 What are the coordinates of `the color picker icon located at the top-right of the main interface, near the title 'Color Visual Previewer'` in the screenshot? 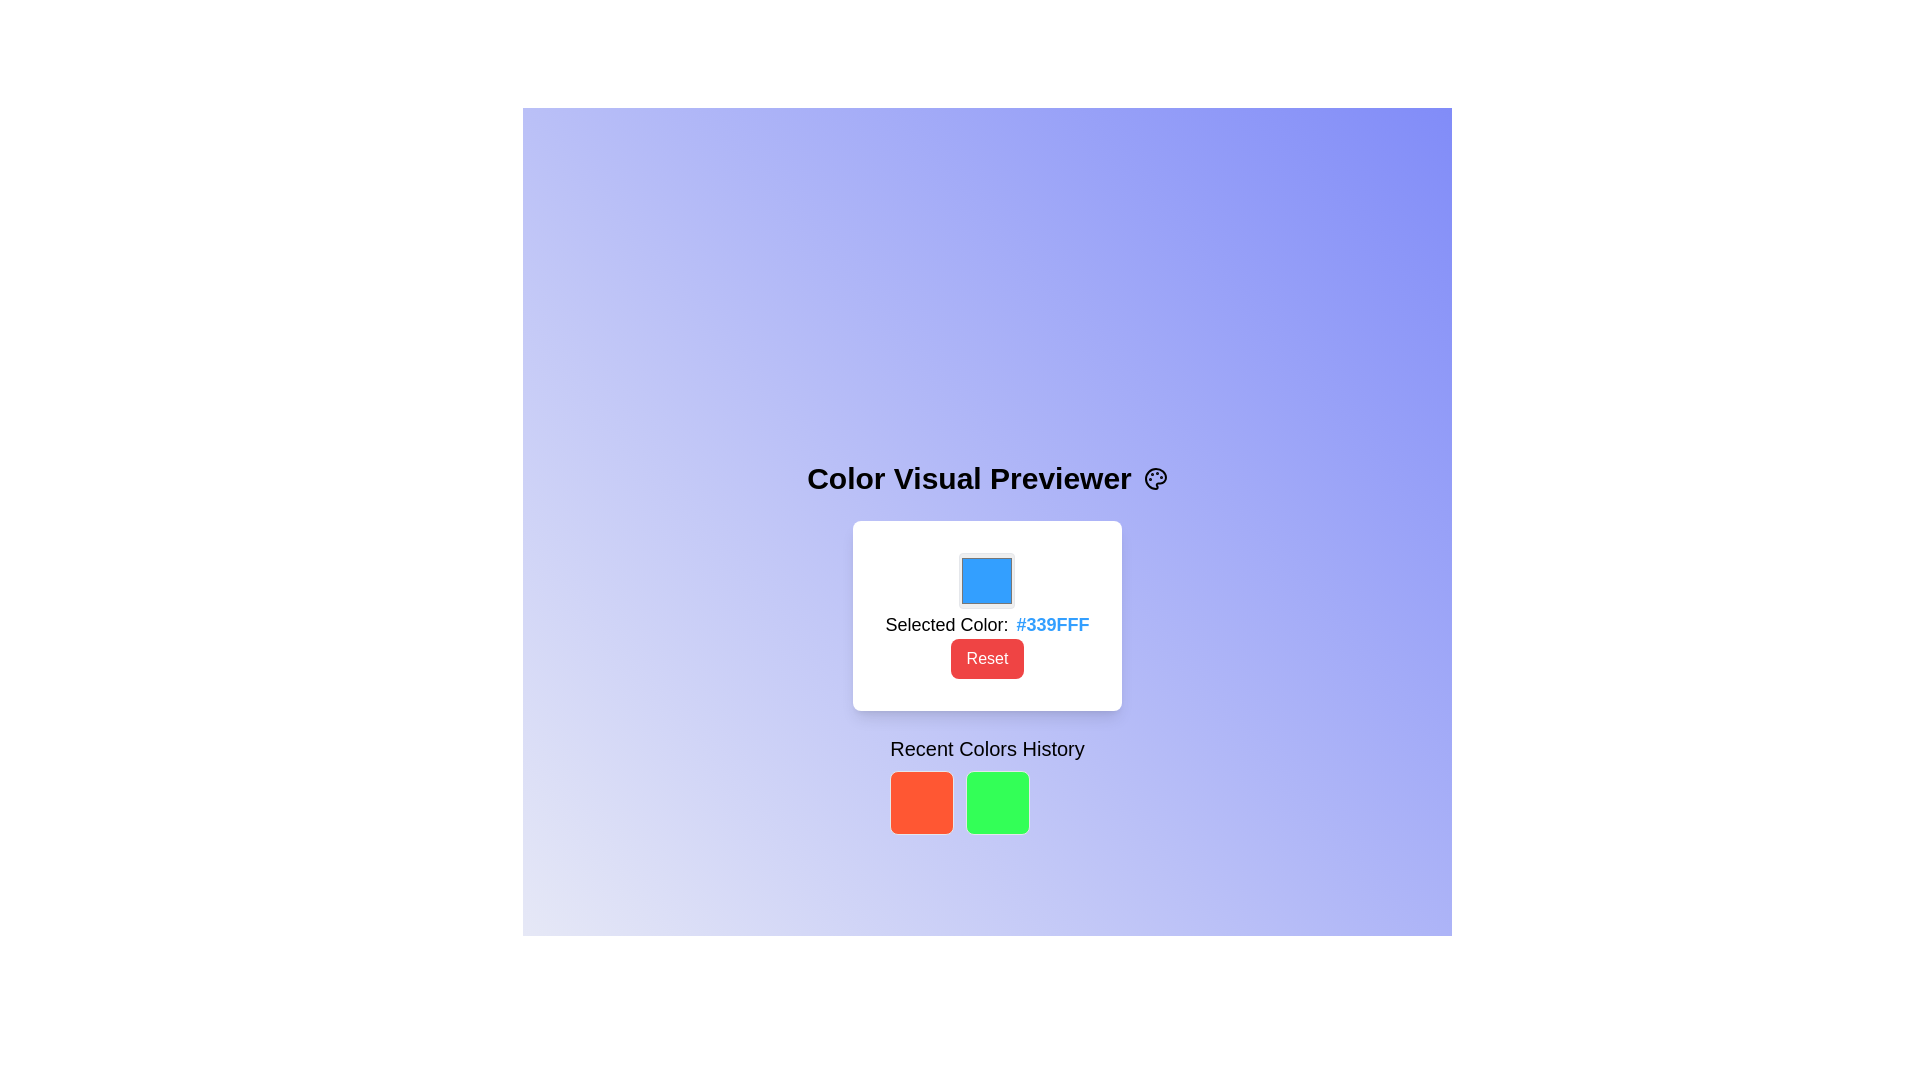 It's located at (1155, 478).